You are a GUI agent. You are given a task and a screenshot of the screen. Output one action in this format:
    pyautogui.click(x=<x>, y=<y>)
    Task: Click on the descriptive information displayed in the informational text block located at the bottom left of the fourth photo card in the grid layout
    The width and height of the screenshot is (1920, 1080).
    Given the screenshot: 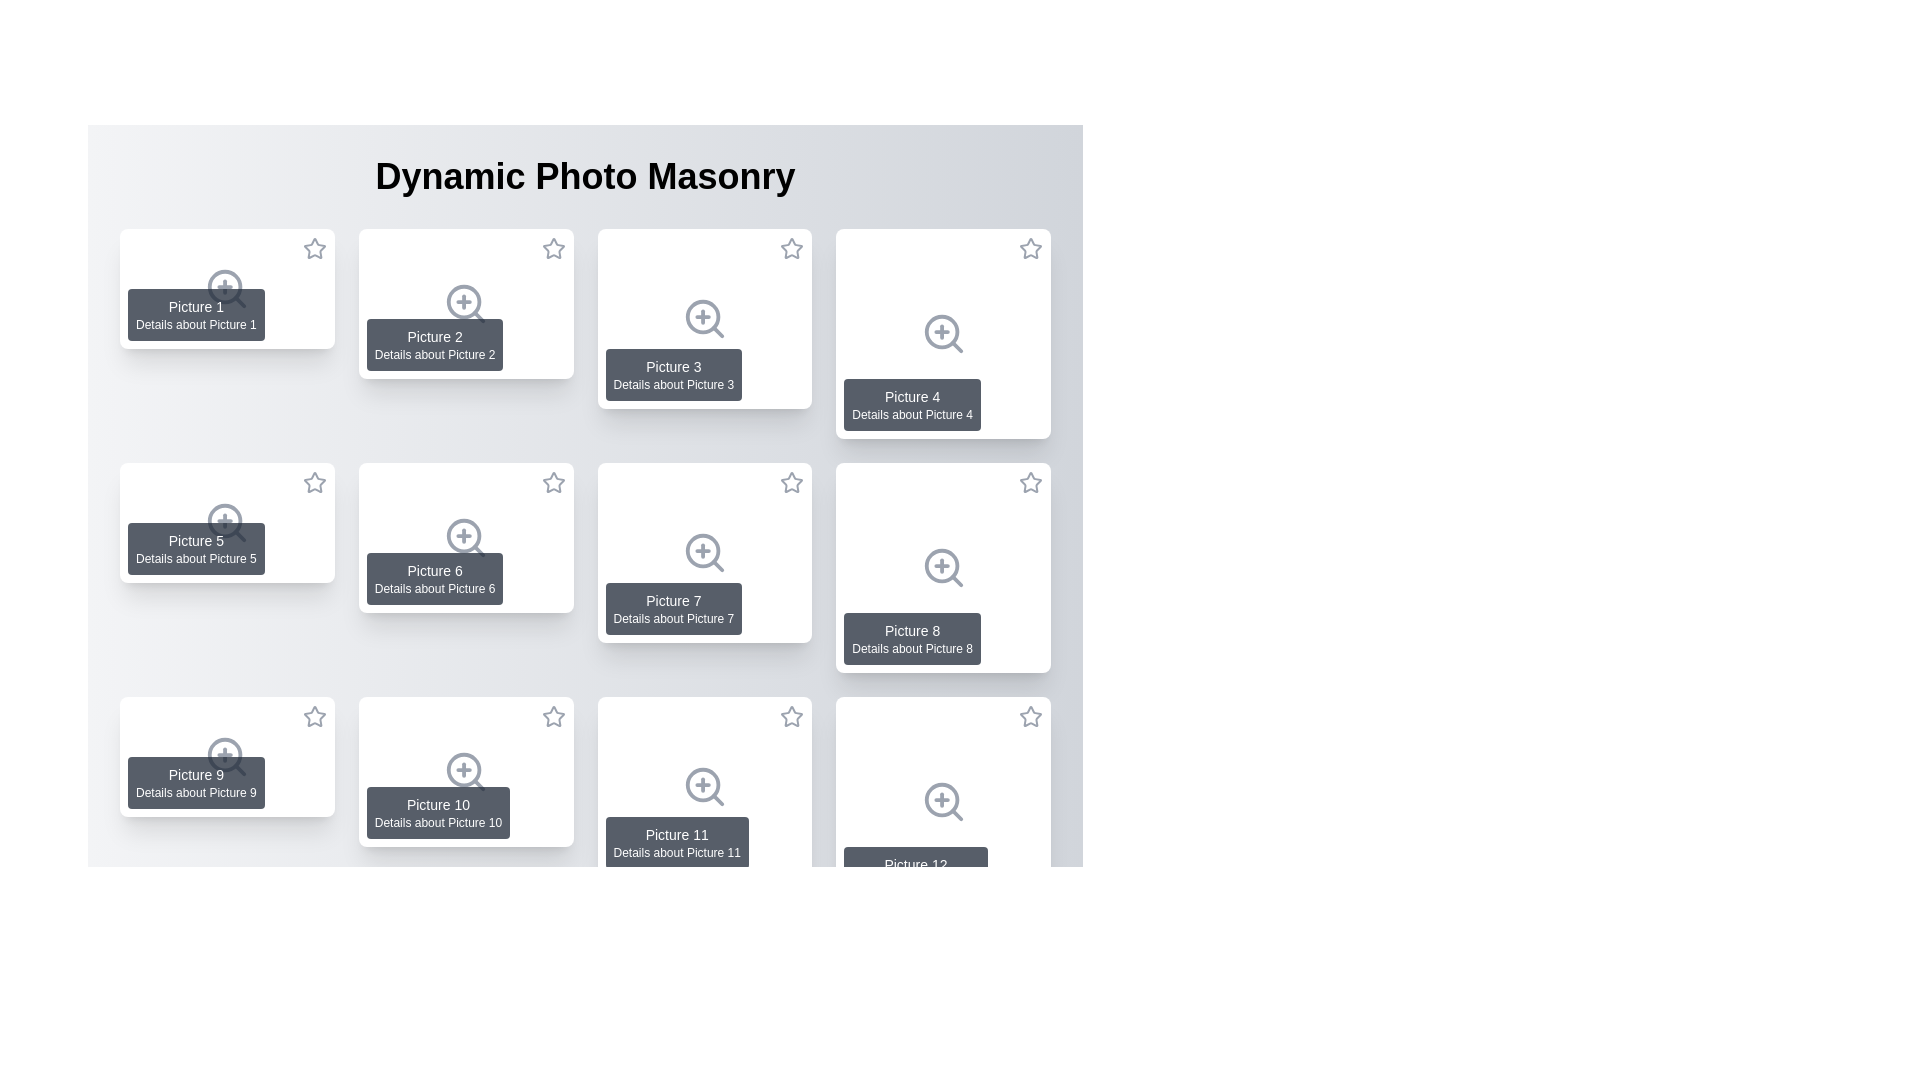 What is the action you would take?
    pyautogui.click(x=911, y=405)
    